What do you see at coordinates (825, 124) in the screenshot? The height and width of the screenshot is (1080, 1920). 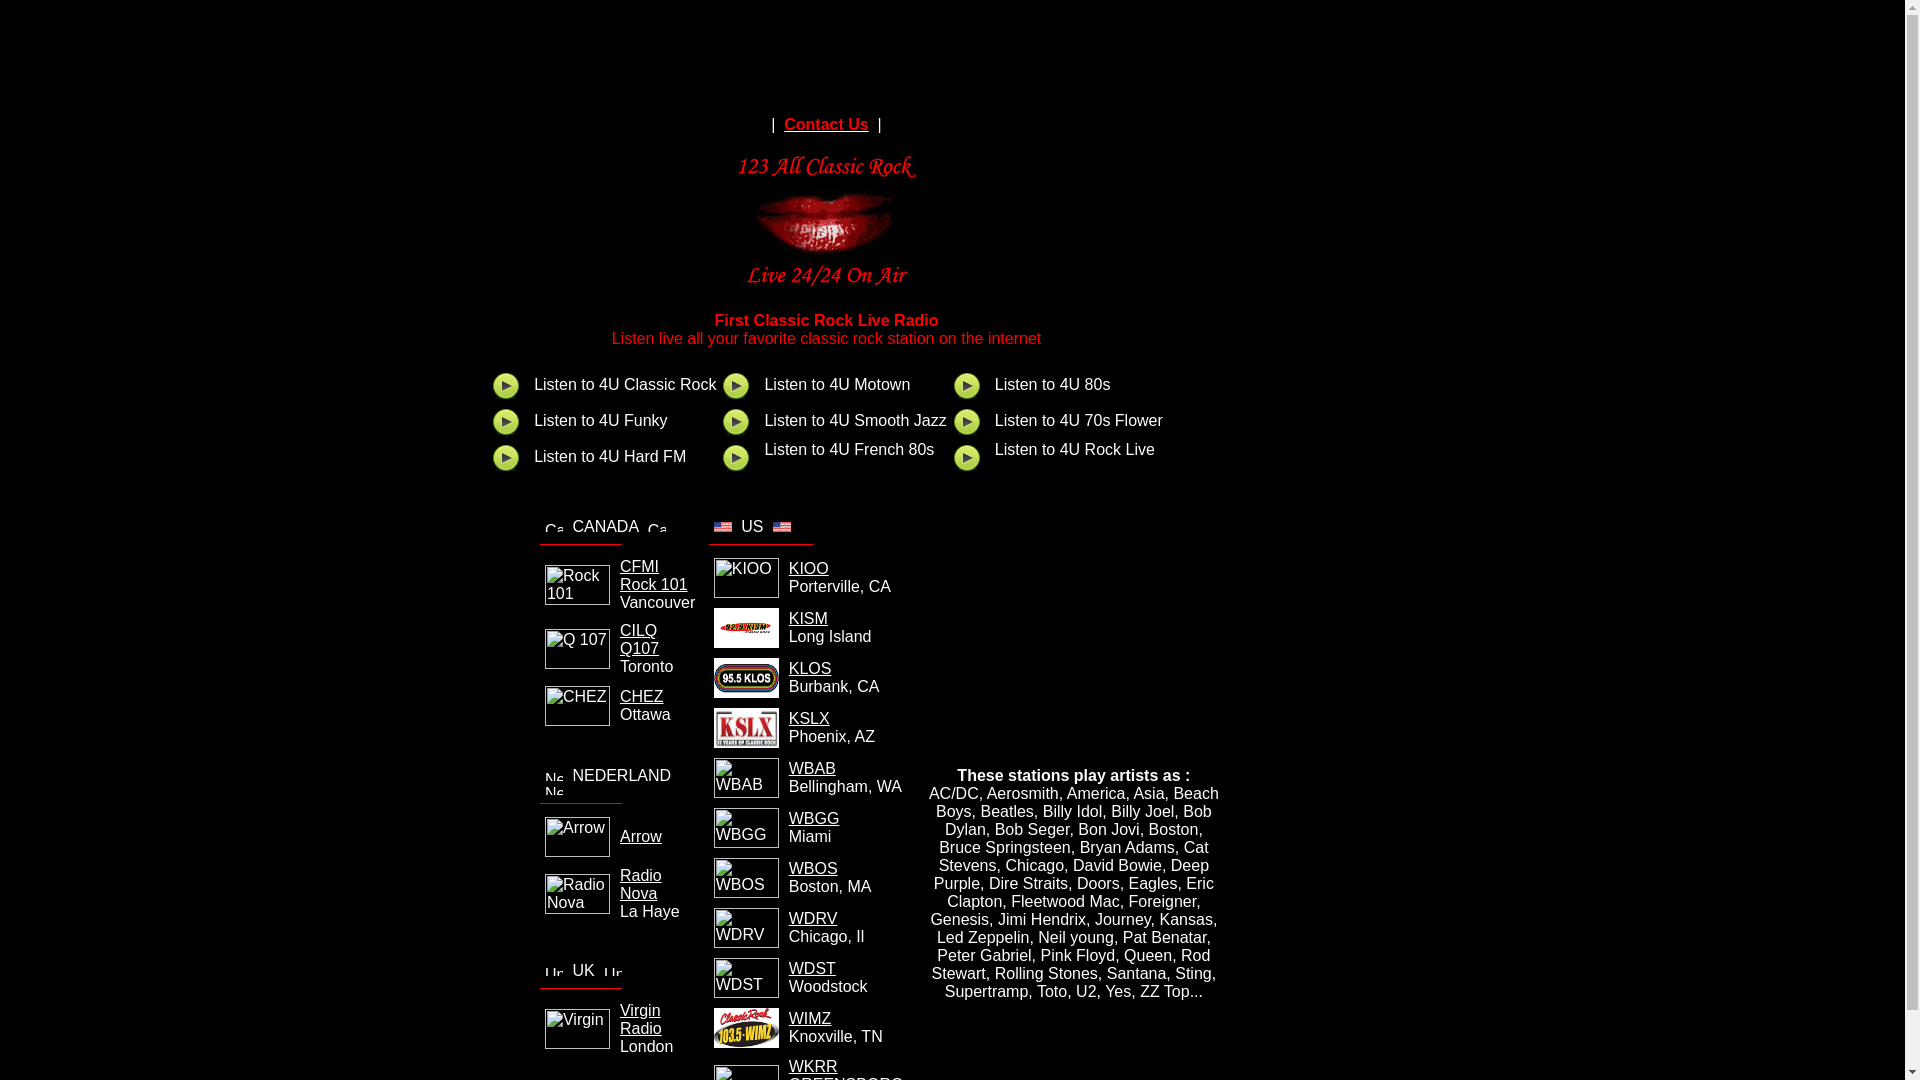 I see `'Contact Us'` at bounding box center [825, 124].